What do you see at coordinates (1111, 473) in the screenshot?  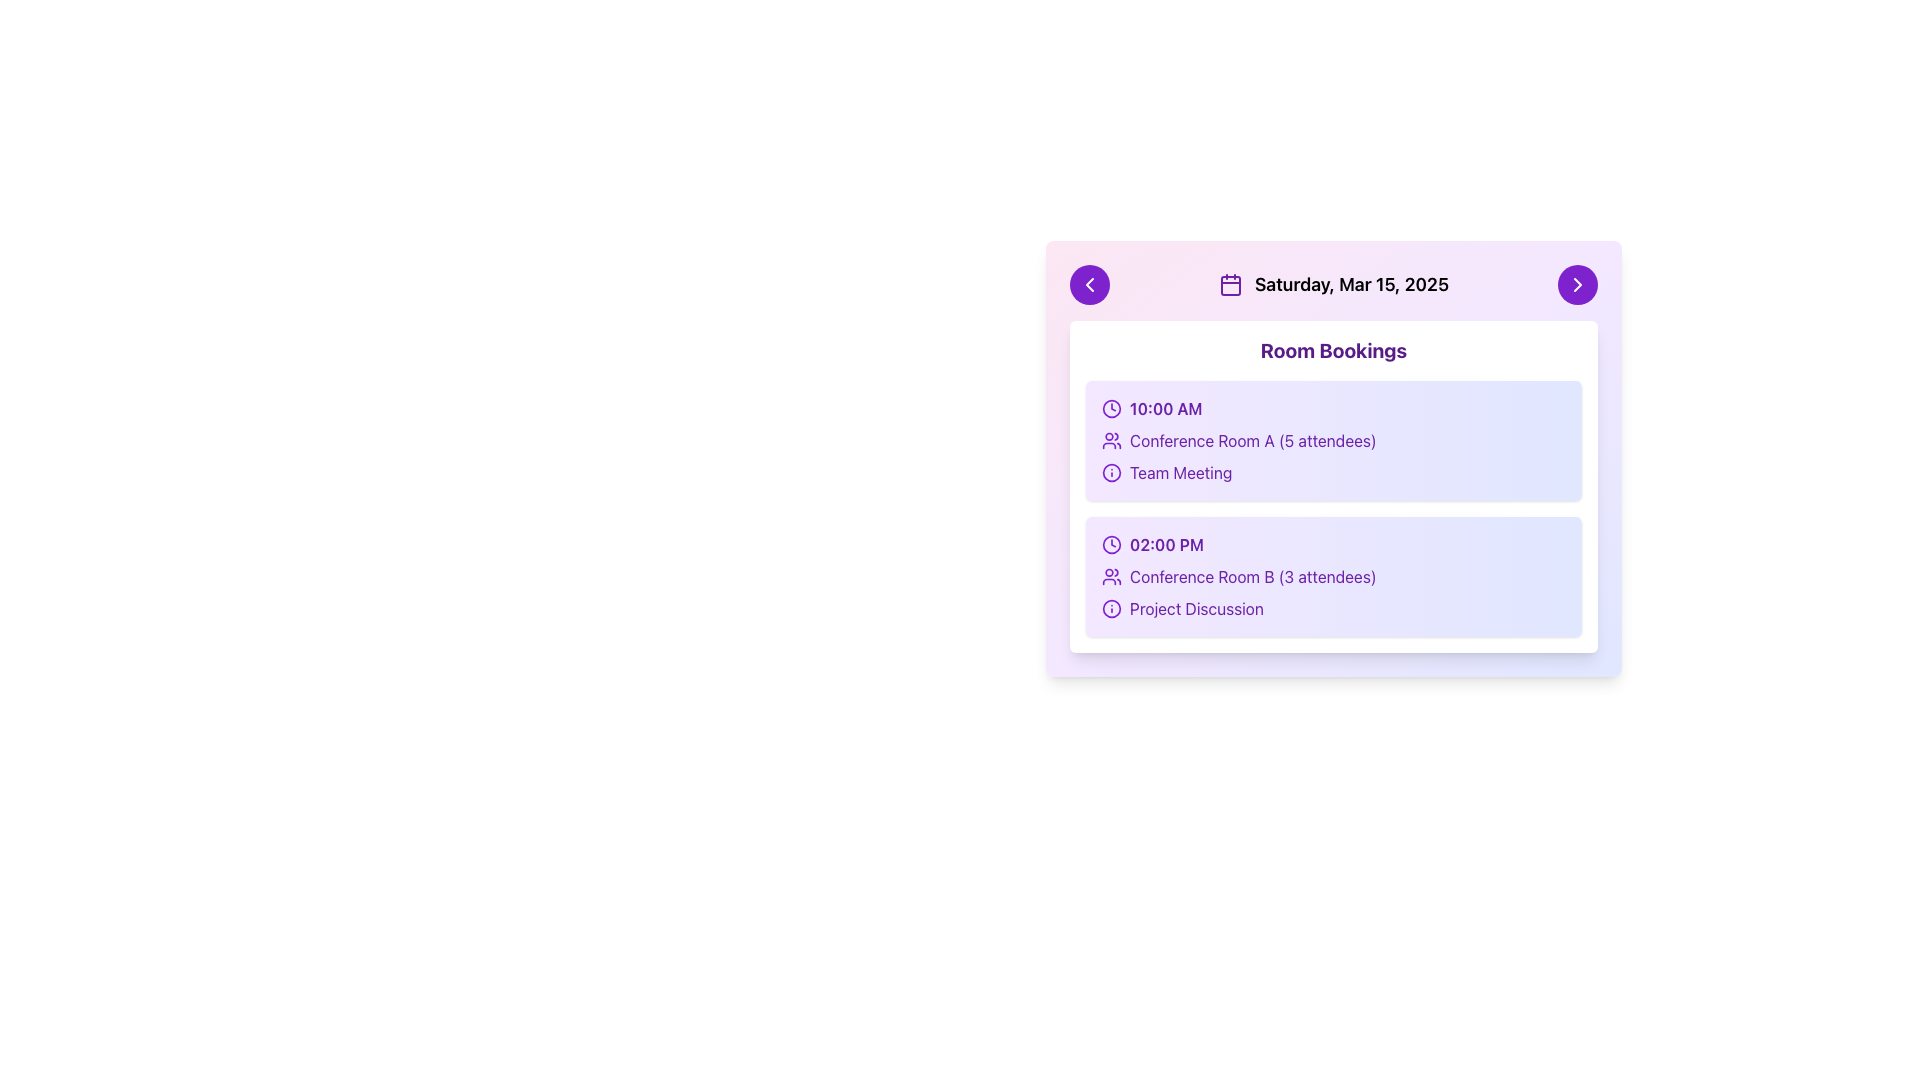 I see `the purple circular icon with an 'info' symbol located to the left of the text 'Team Meeting' in the event list under 'Room Bookings'` at bounding box center [1111, 473].